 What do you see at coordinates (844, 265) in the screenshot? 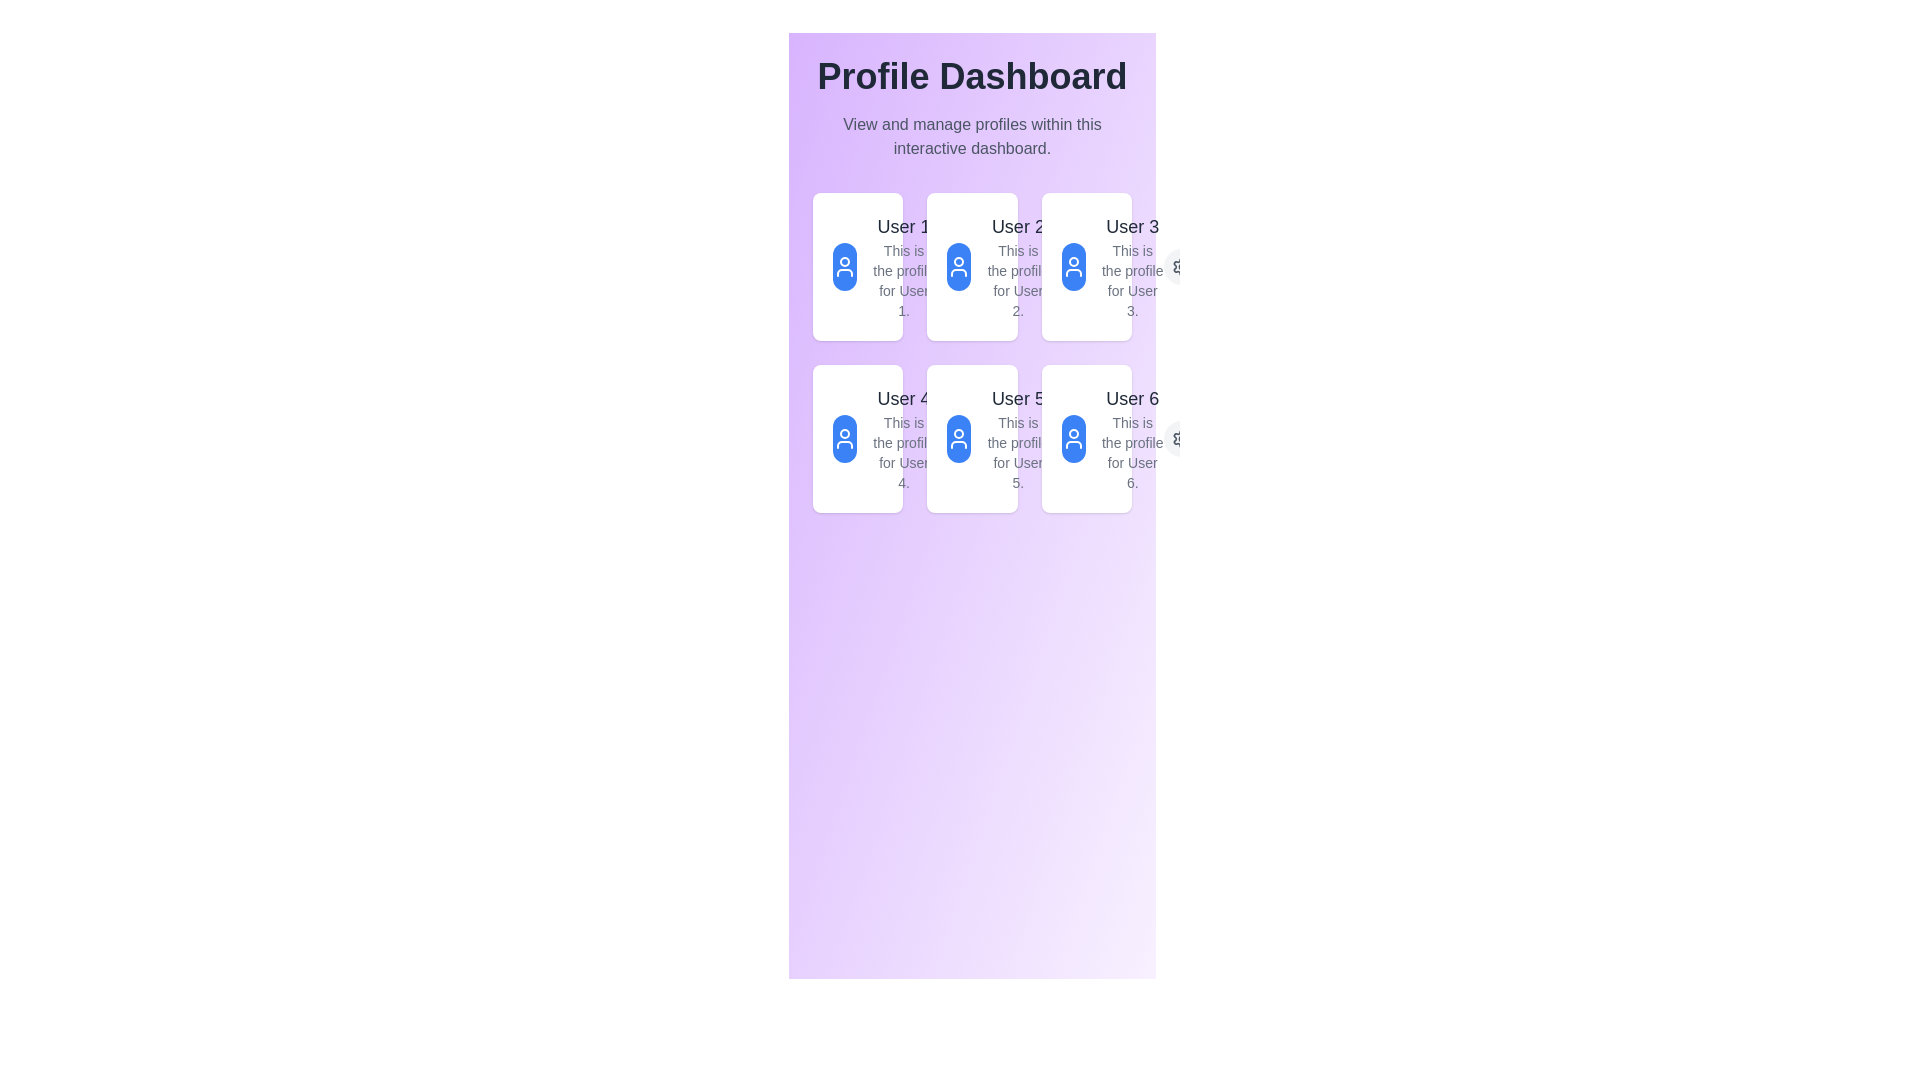
I see `the circular icon button with a blue background and white human icon located in the 'User 1' card at the top left corner of the grid layout` at bounding box center [844, 265].